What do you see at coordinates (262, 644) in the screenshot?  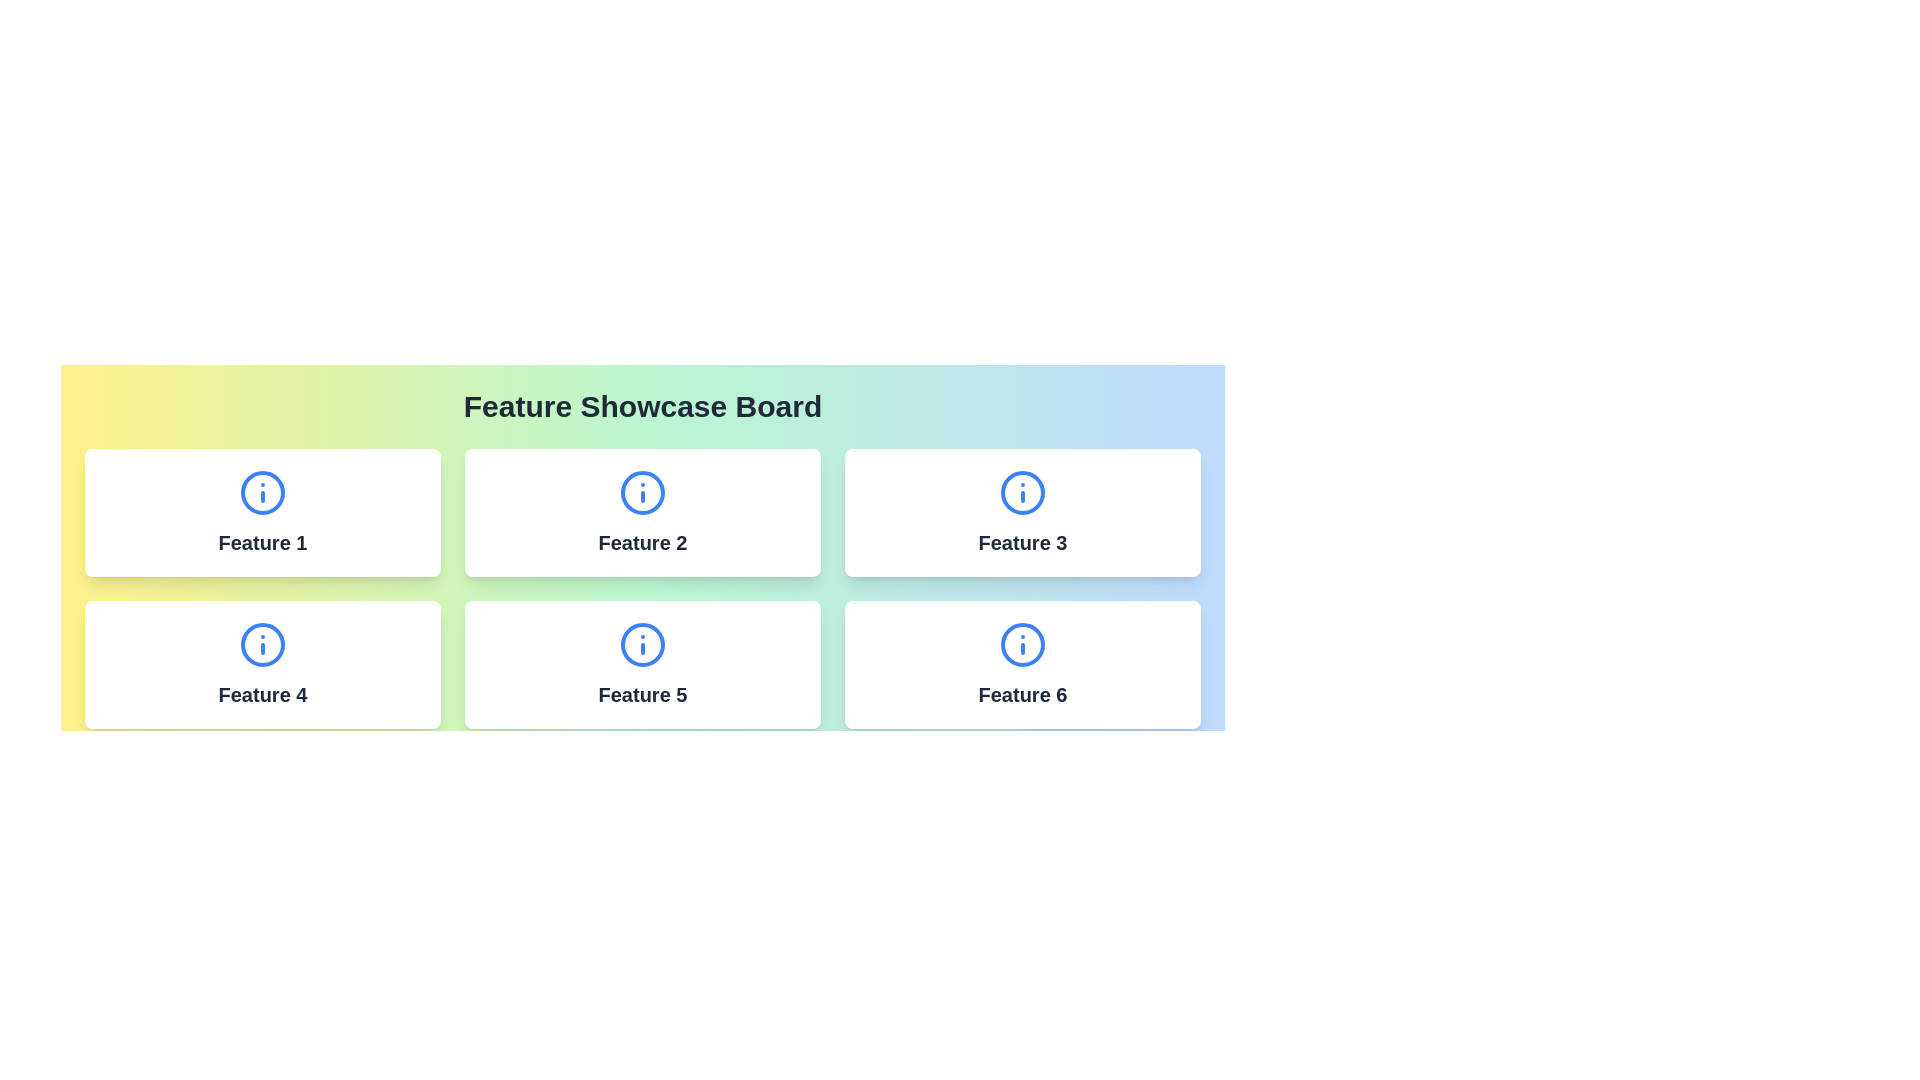 I see `the information icon representing 'Feature 4', which is located in the first feature box of the second row in a 2 x 3 grid layout` at bounding box center [262, 644].